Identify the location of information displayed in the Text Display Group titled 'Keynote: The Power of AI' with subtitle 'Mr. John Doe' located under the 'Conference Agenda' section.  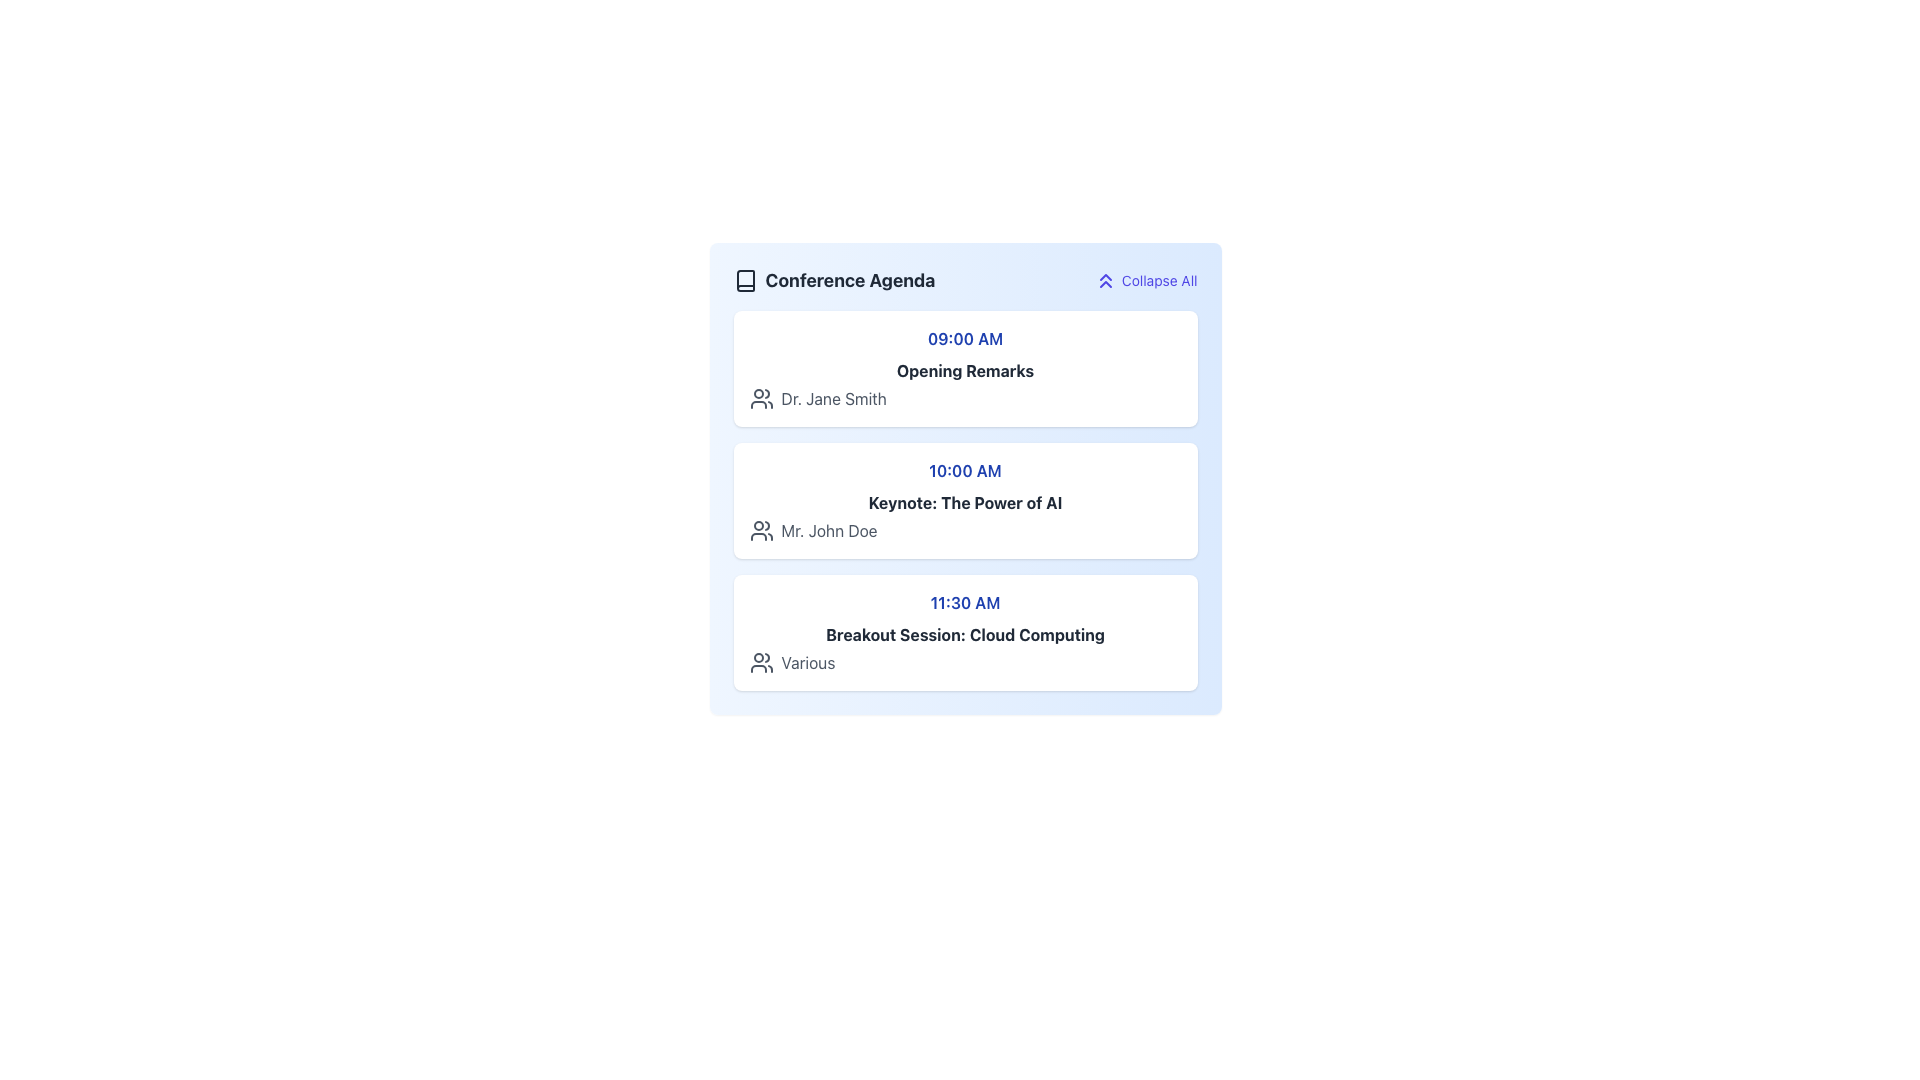
(965, 515).